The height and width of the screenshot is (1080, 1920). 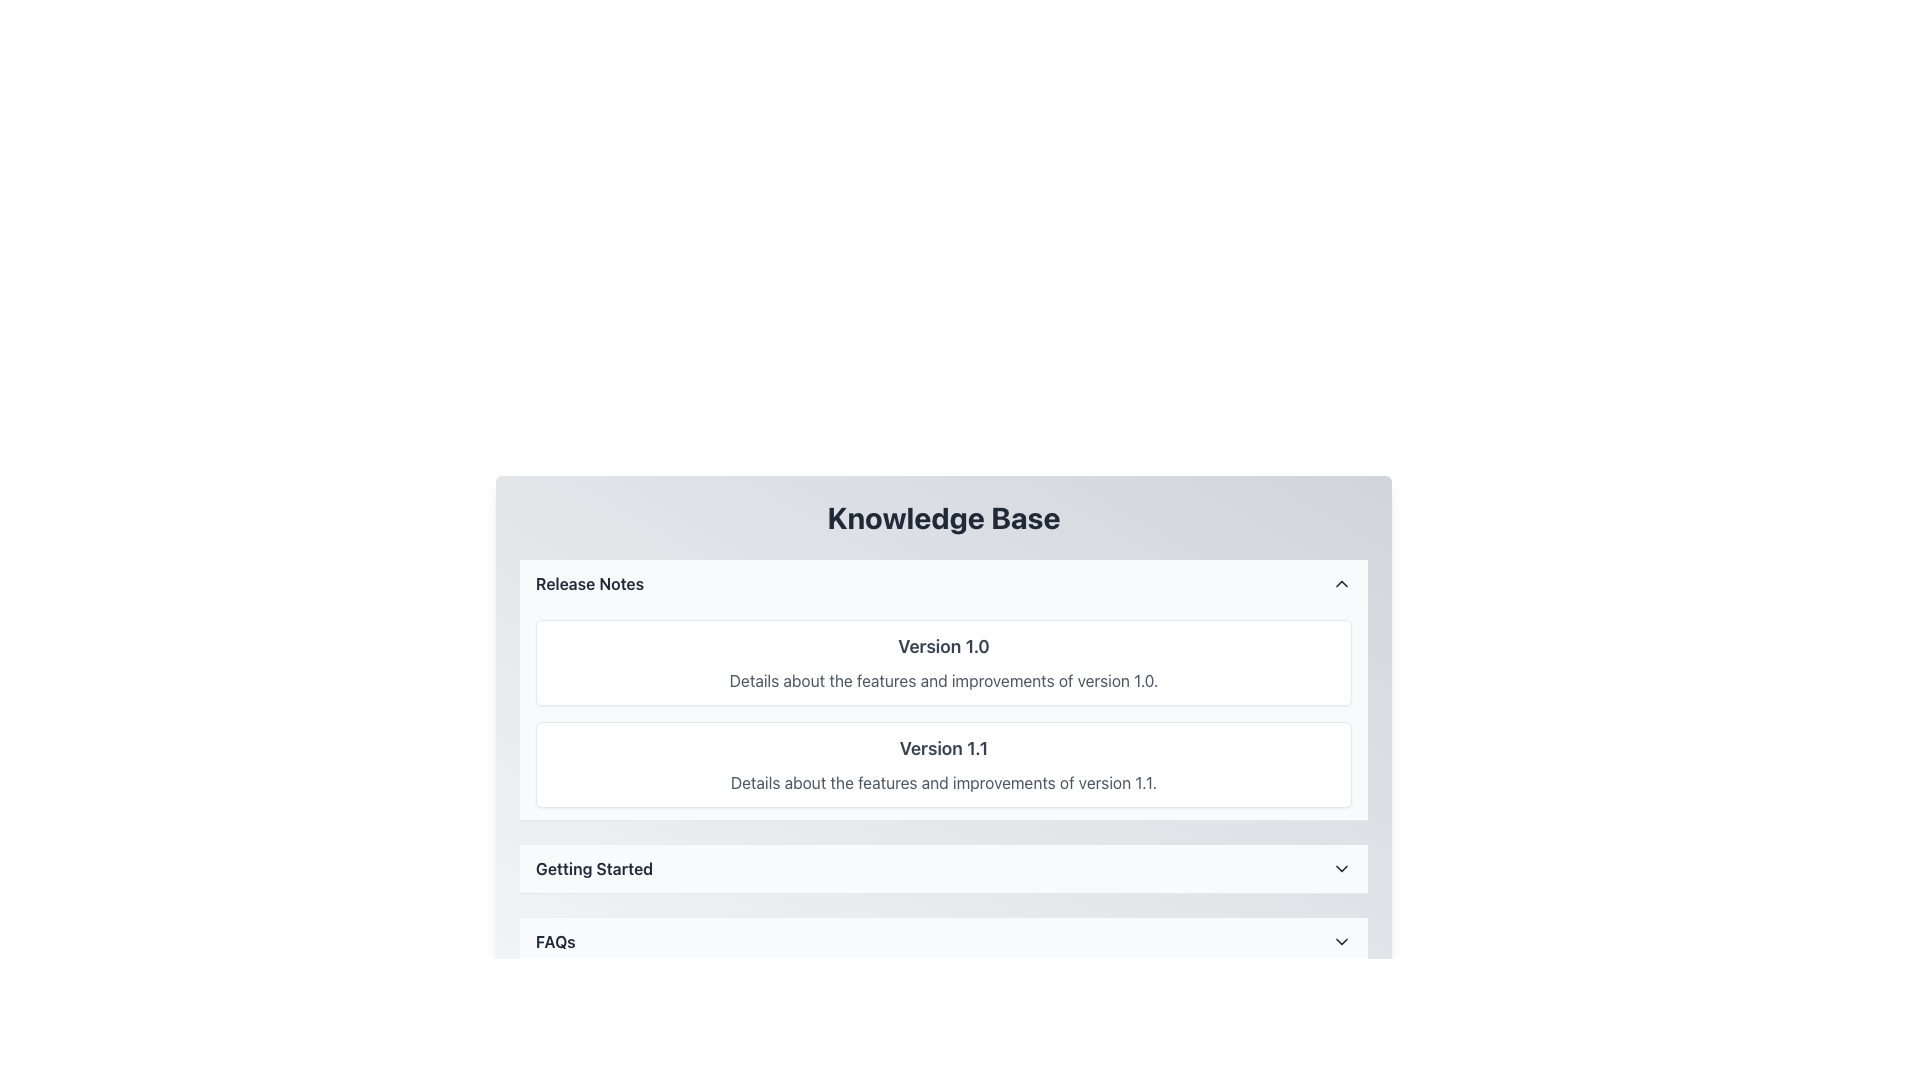 I want to click on the collapsible FAQs section icon located at the far-right end of the FAQs section header, so click(x=1342, y=941).